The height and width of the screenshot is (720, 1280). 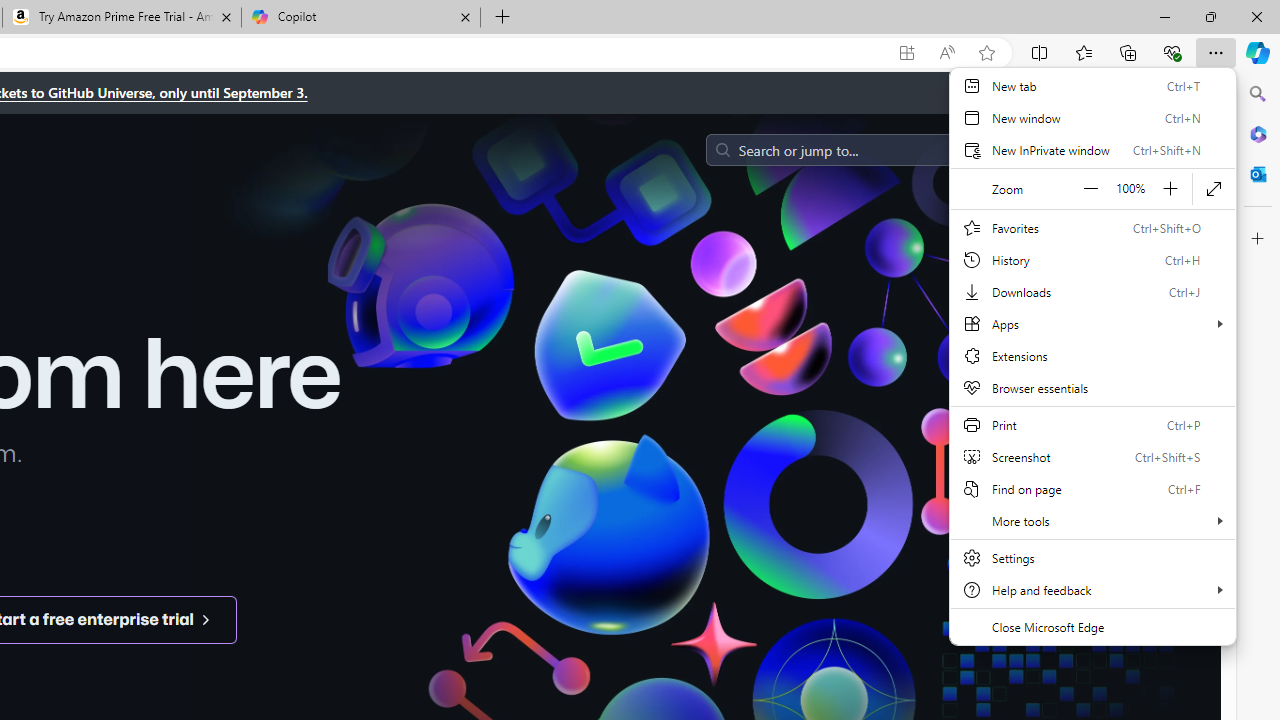 What do you see at coordinates (1090, 189) in the screenshot?
I see `'Zoom out (Ctrl+Minus key)'` at bounding box center [1090, 189].